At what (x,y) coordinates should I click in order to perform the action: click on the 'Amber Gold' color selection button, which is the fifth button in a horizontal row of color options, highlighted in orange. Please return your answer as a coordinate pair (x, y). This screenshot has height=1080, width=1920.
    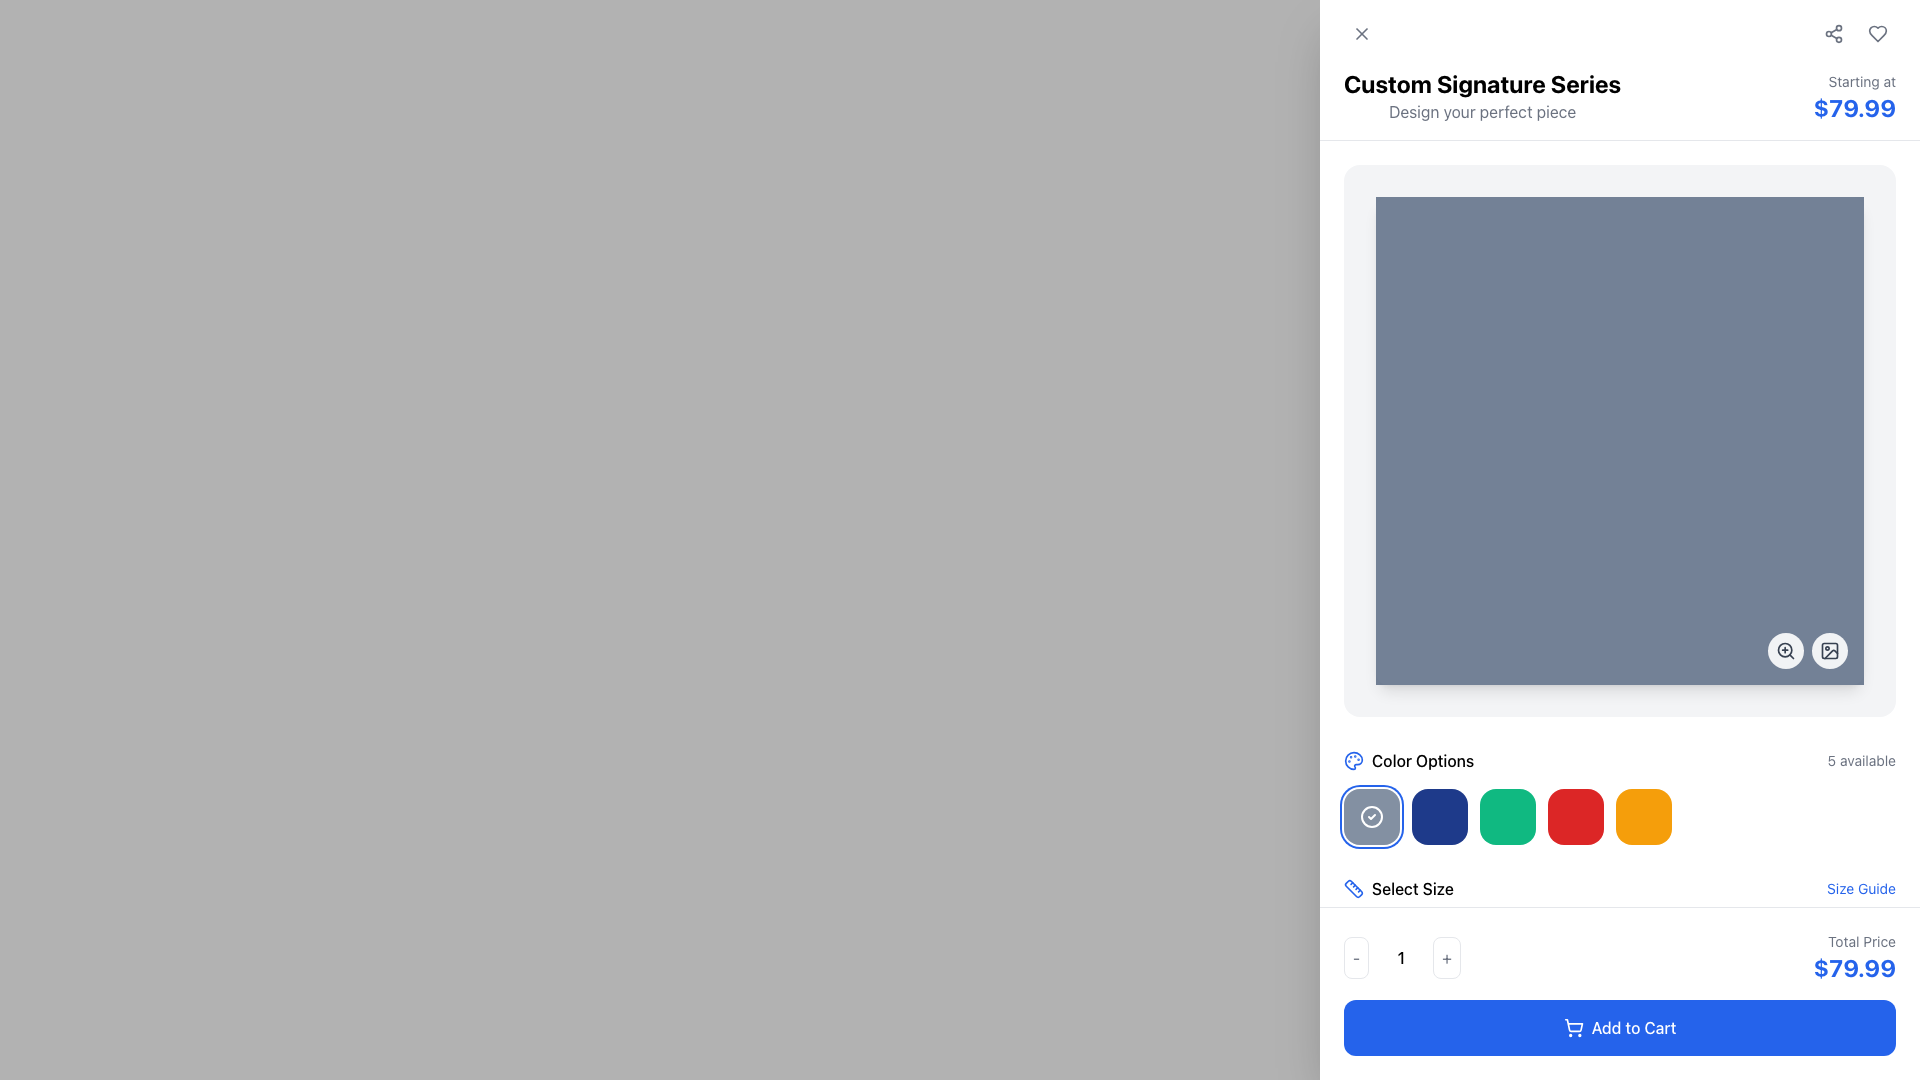
    Looking at the image, I should click on (1620, 817).